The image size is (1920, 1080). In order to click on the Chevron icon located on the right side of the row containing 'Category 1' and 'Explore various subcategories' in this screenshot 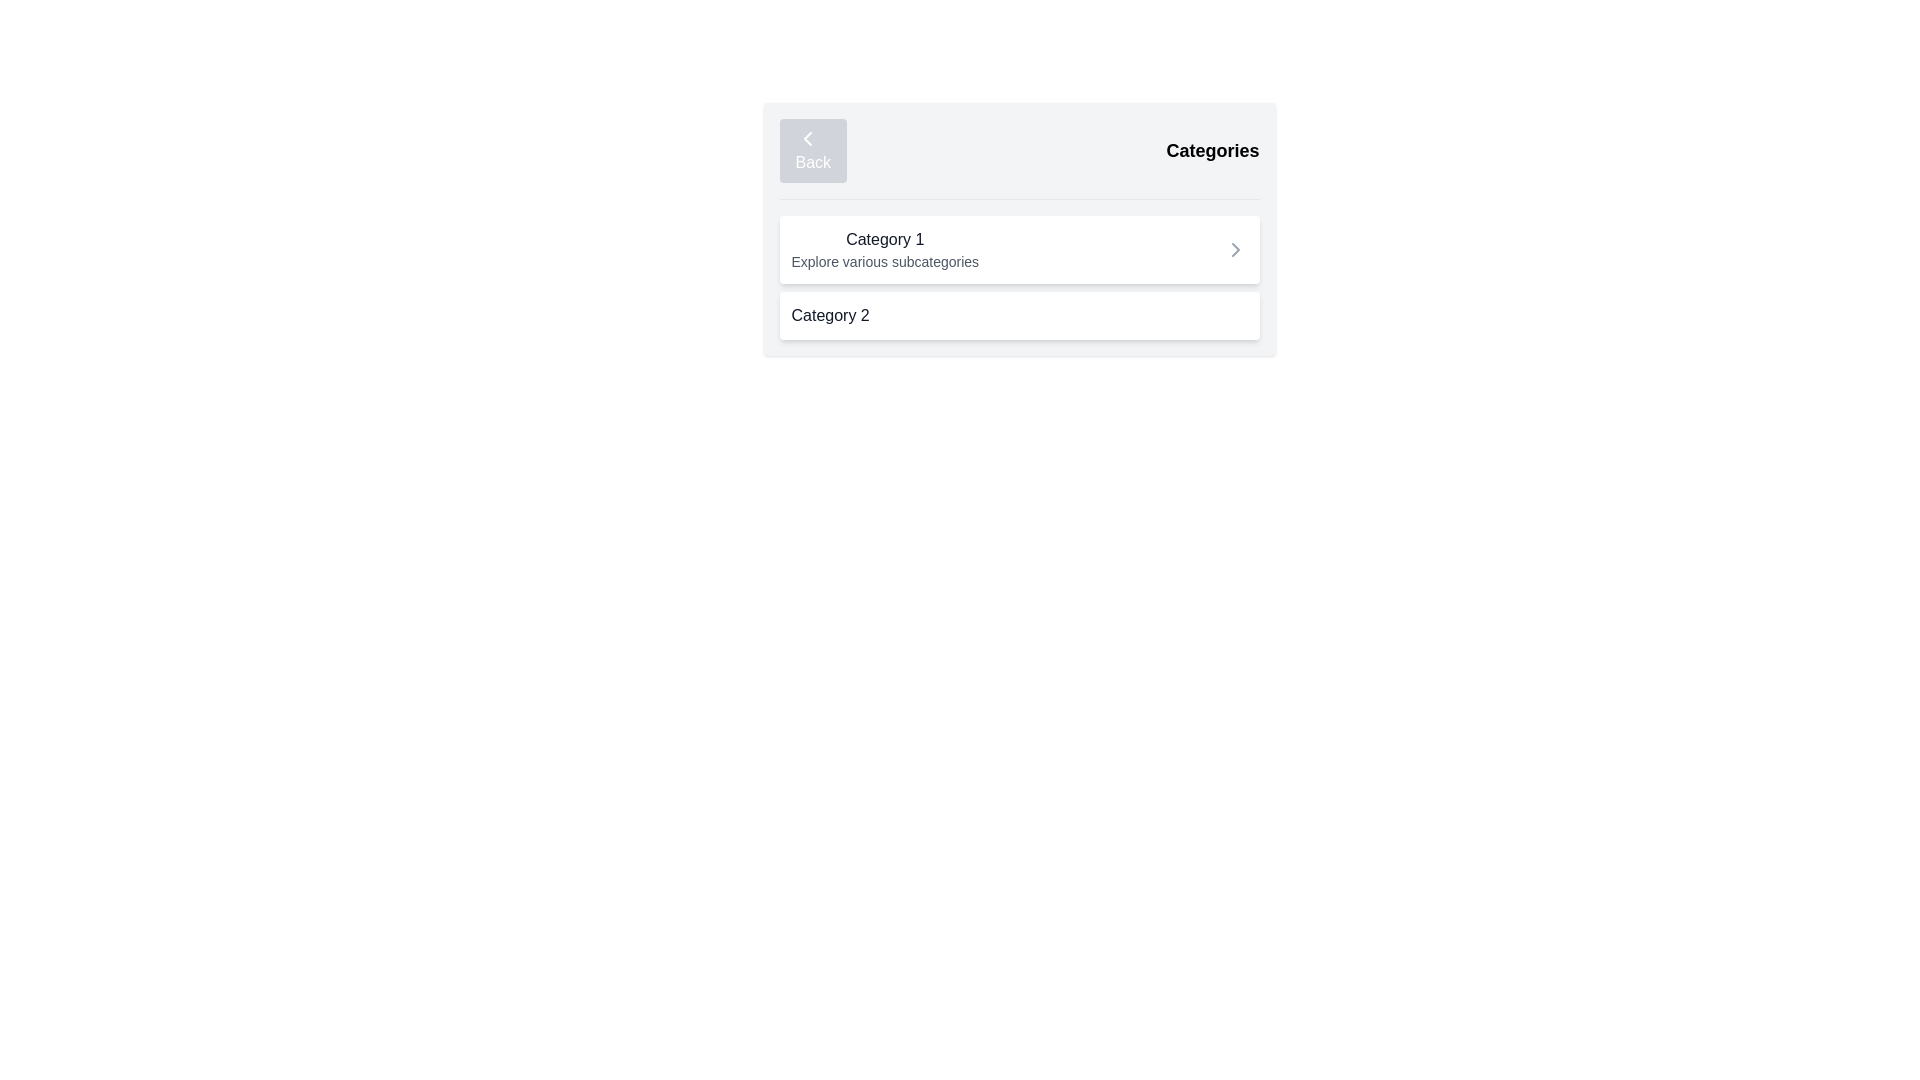, I will do `click(1234, 249)`.